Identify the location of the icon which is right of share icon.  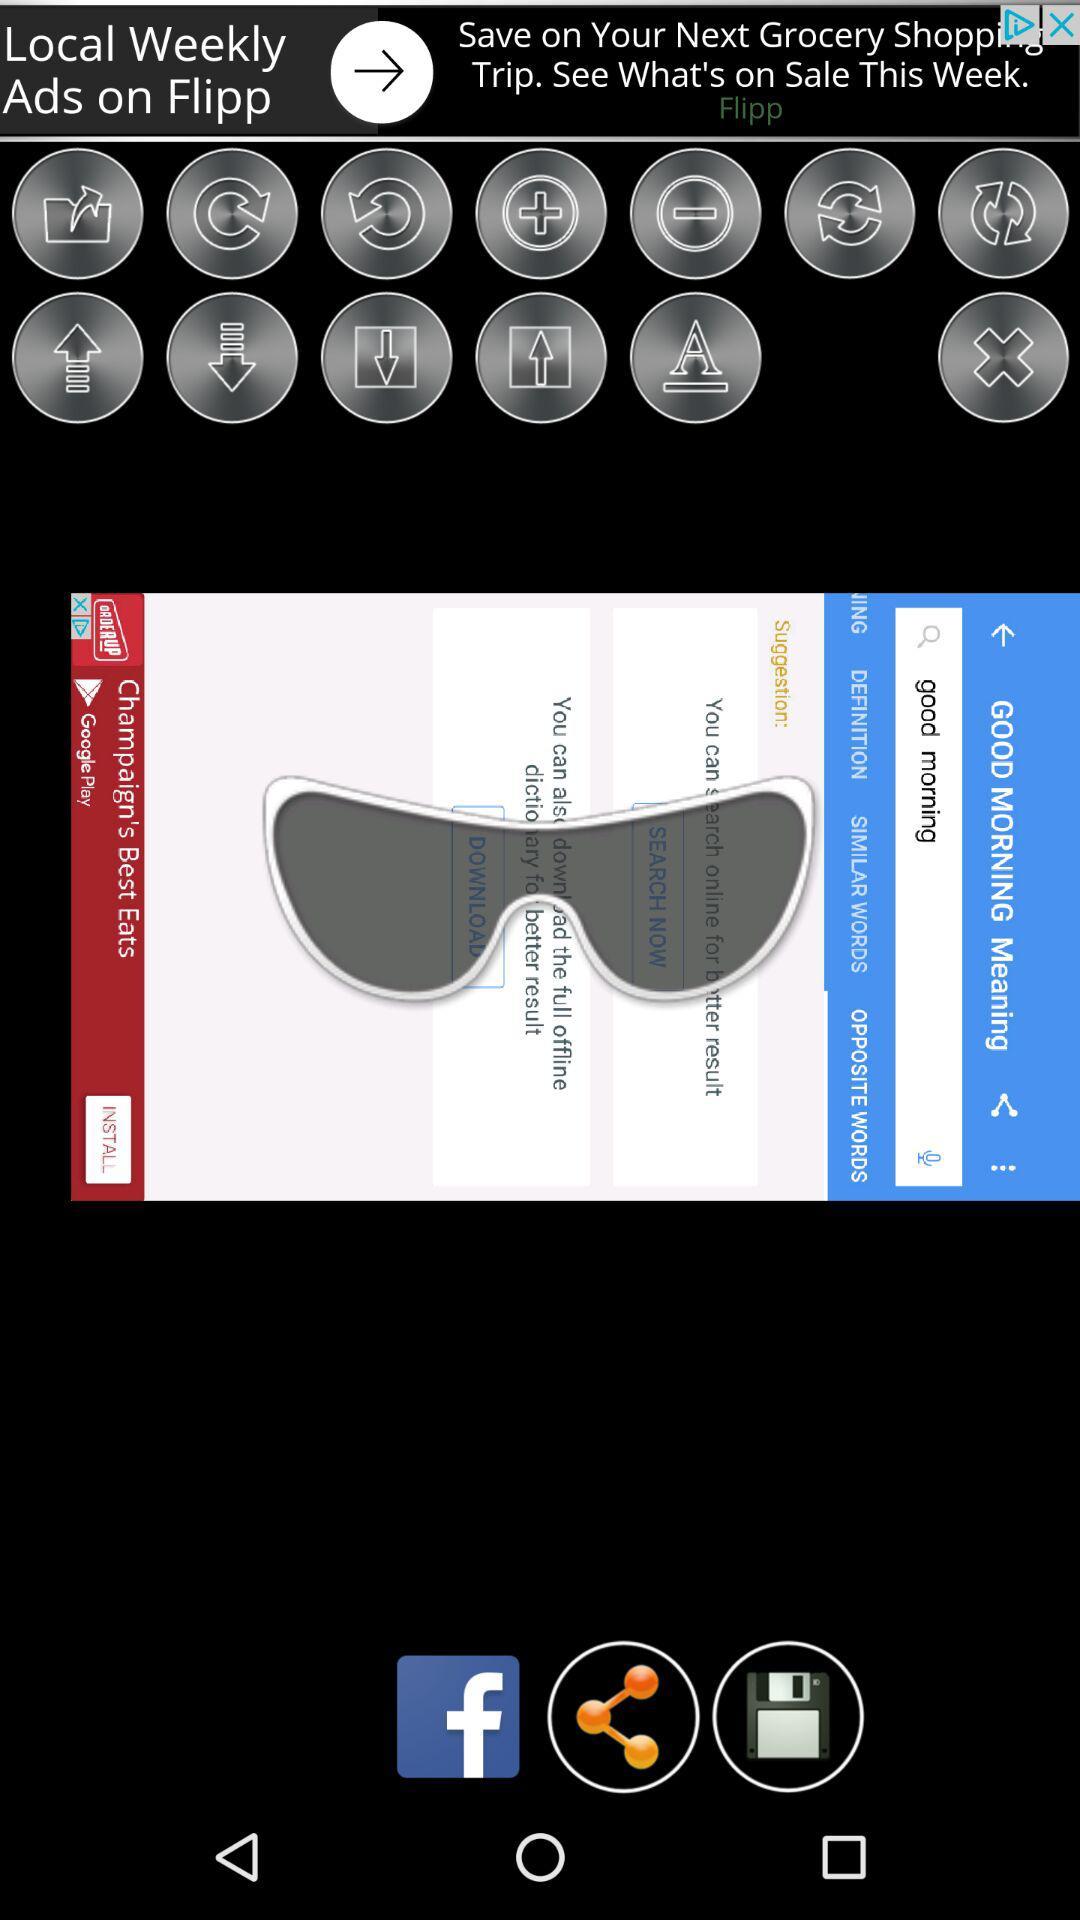
(786, 1715).